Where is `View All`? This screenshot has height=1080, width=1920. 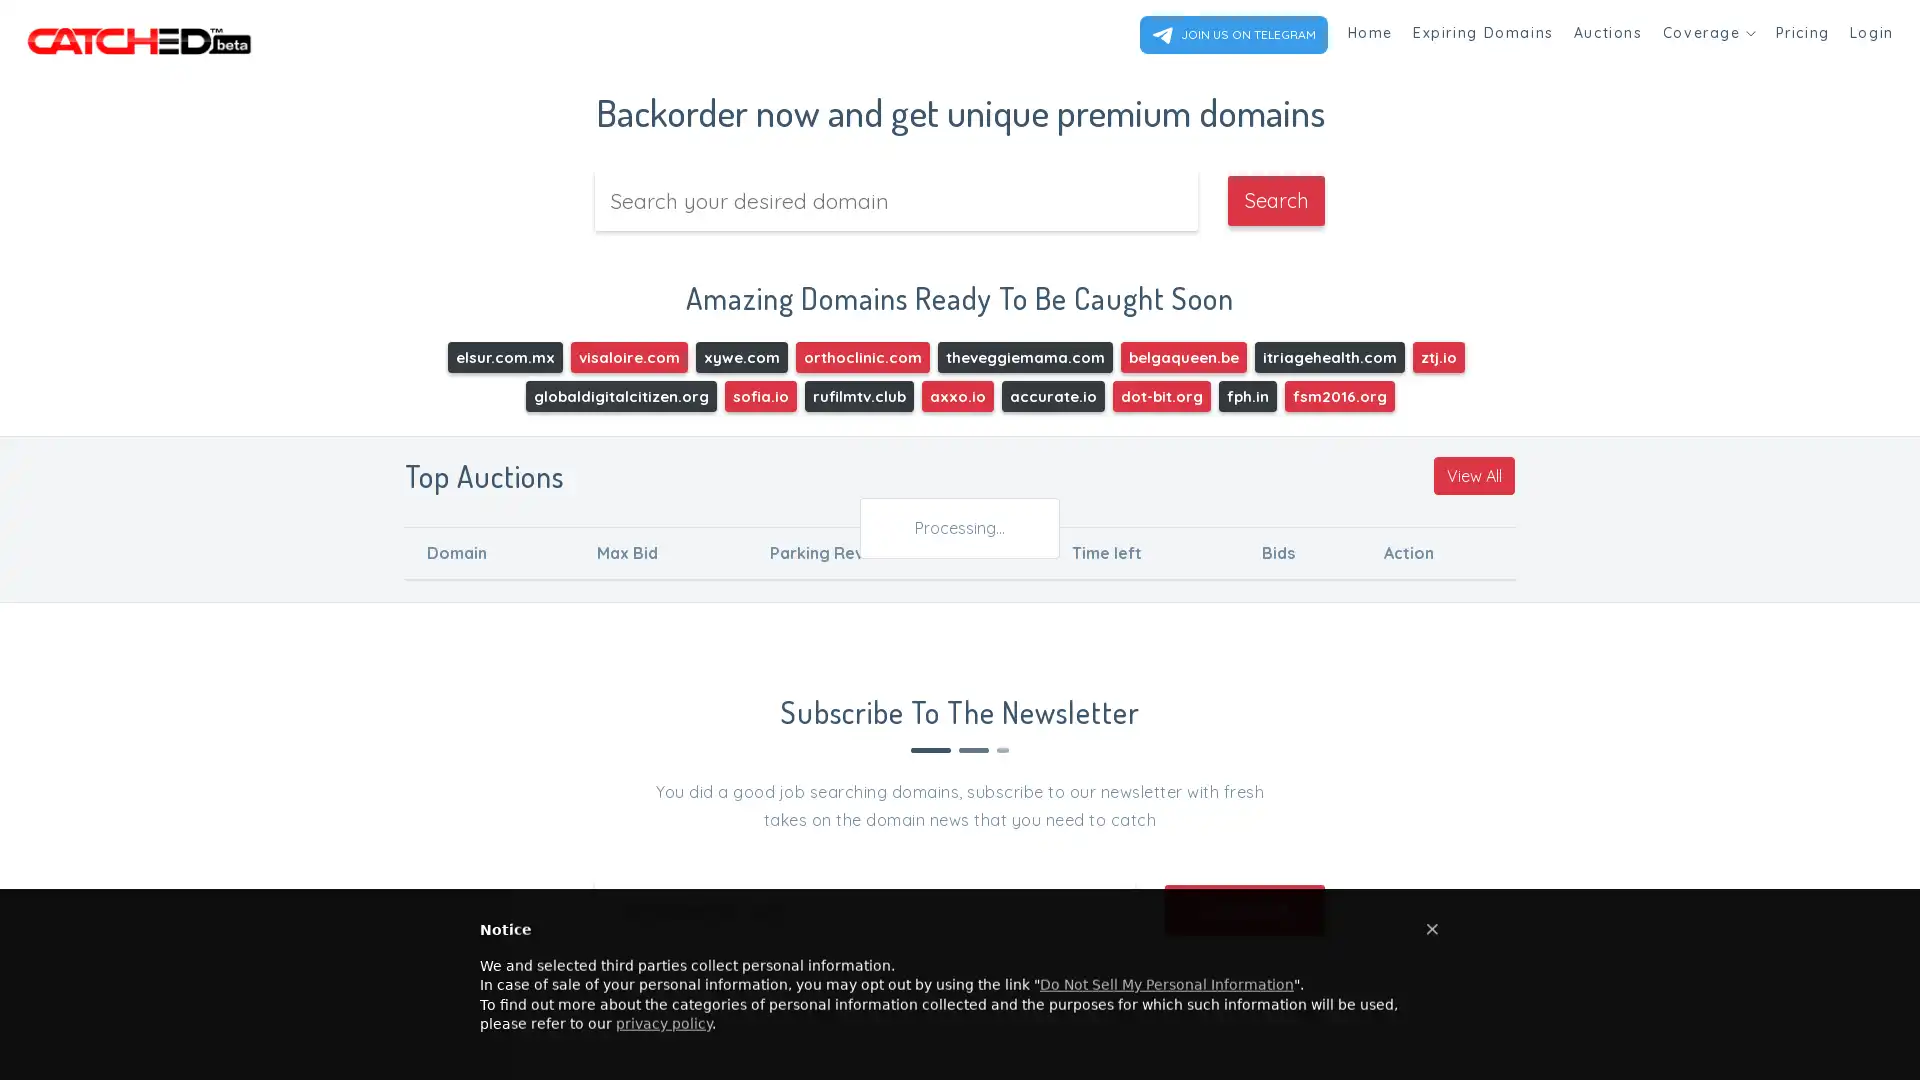 View All is located at coordinates (1474, 474).